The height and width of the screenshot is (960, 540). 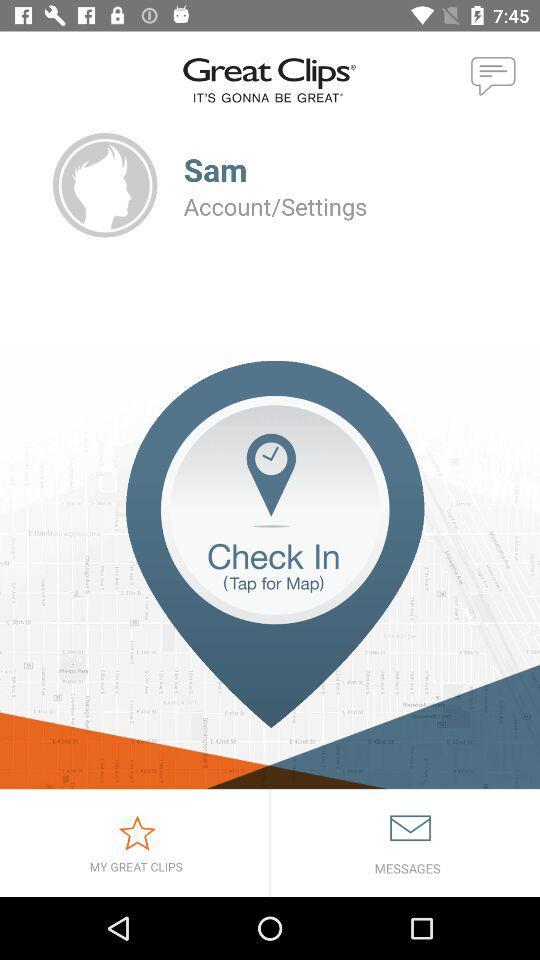 I want to click on saved list, so click(x=134, y=842).